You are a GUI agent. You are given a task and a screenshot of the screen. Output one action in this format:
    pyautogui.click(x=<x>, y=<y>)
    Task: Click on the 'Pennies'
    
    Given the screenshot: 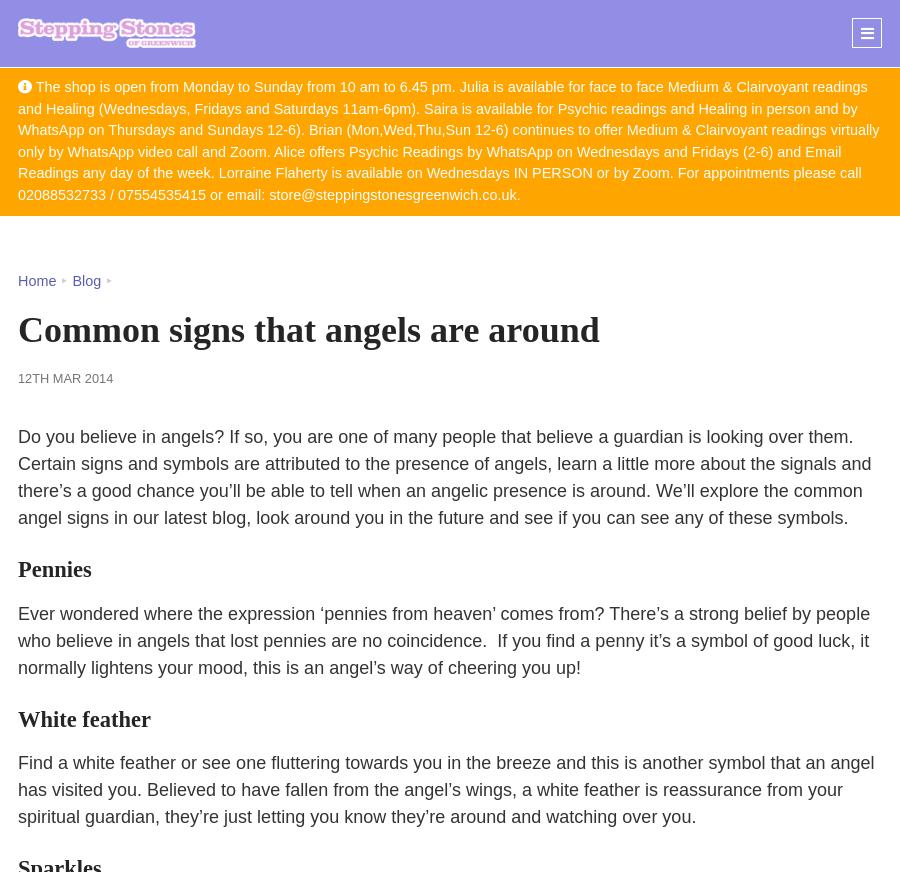 What is the action you would take?
    pyautogui.click(x=17, y=569)
    